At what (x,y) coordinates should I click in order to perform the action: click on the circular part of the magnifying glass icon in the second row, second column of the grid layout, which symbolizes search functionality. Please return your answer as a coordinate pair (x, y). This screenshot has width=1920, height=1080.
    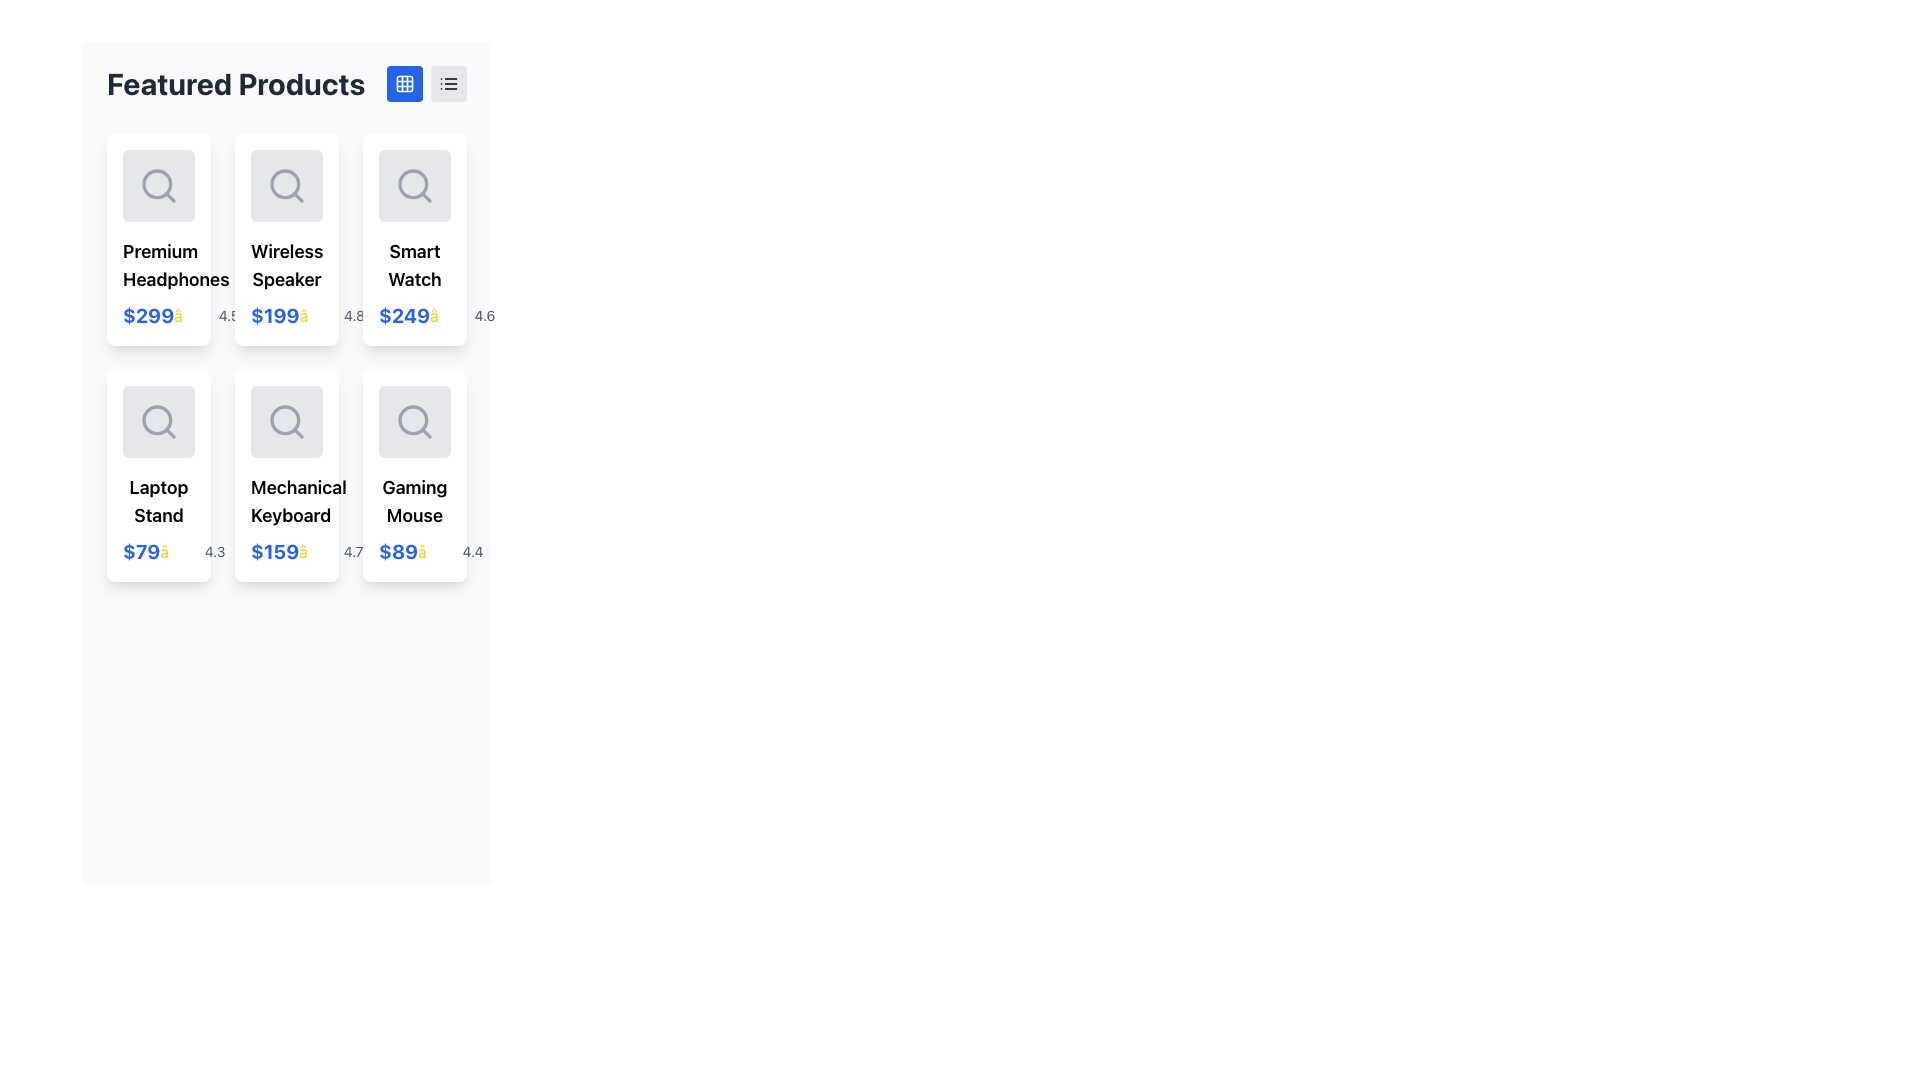
    Looking at the image, I should click on (284, 419).